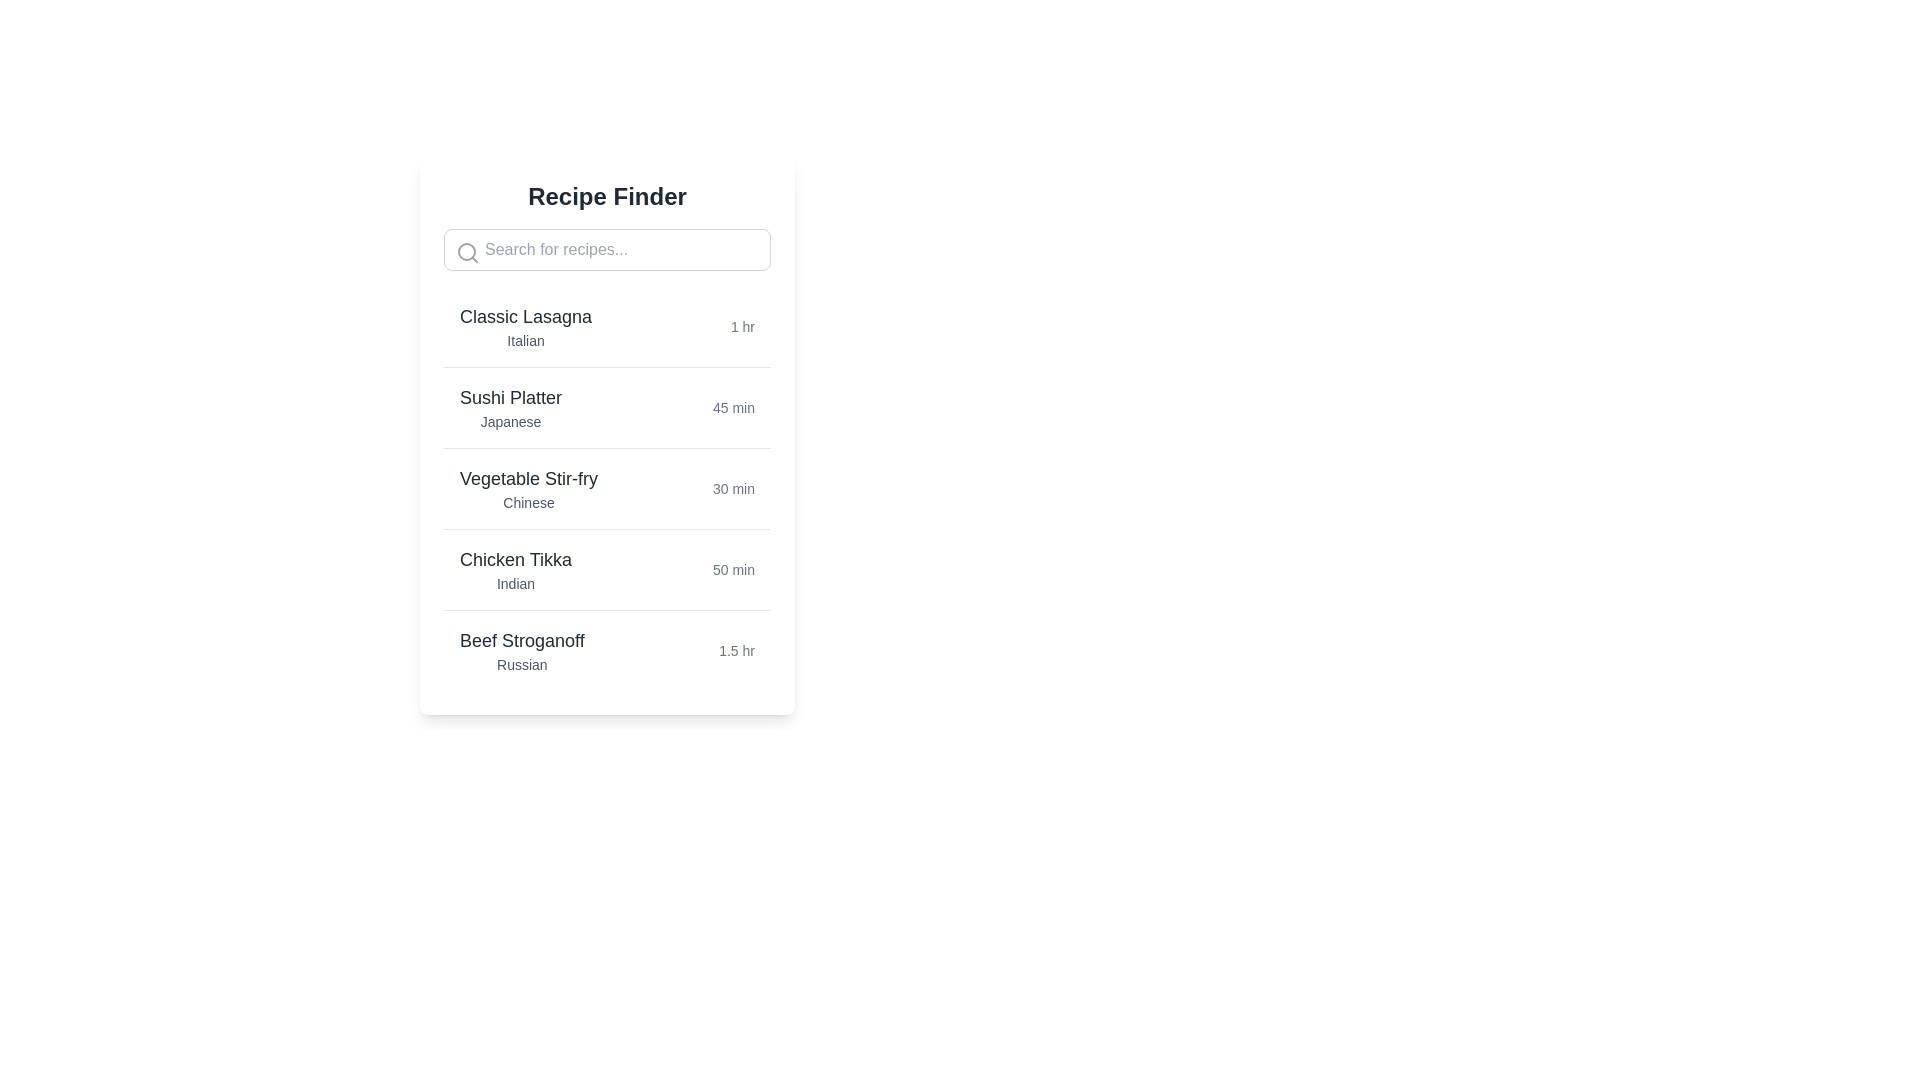 The height and width of the screenshot is (1080, 1920). Describe the element at coordinates (606, 488) in the screenshot. I see `the 'Vegetable Stir-fry' item in the recipe list` at that location.